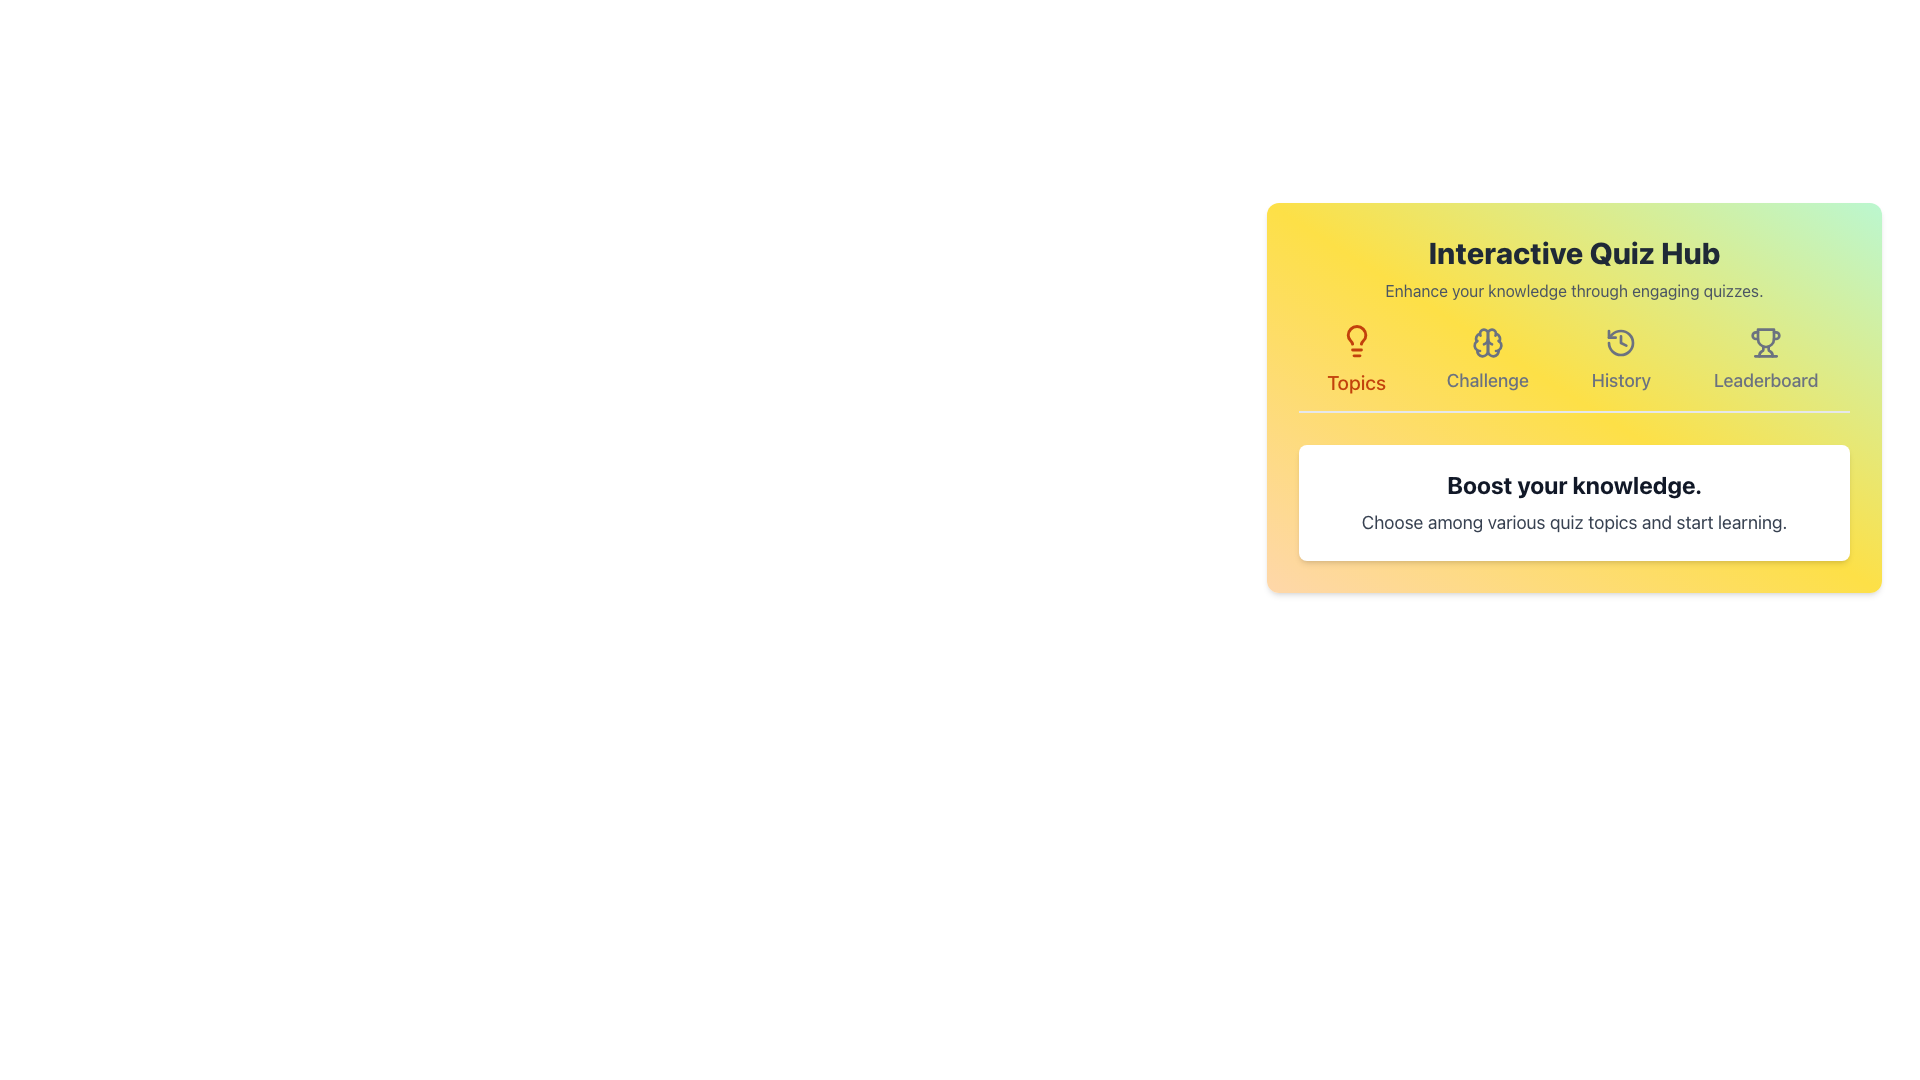 The width and height of the screenshot is (1920, 1080). What do you see at coordinates (1621, 342) in the screenshot?
I see `the circular clock icon in the History section of the interactive quiz hub, which indicates a time-related function and is located third from the left in the top row of icons` at bounding box center [1621, 342].